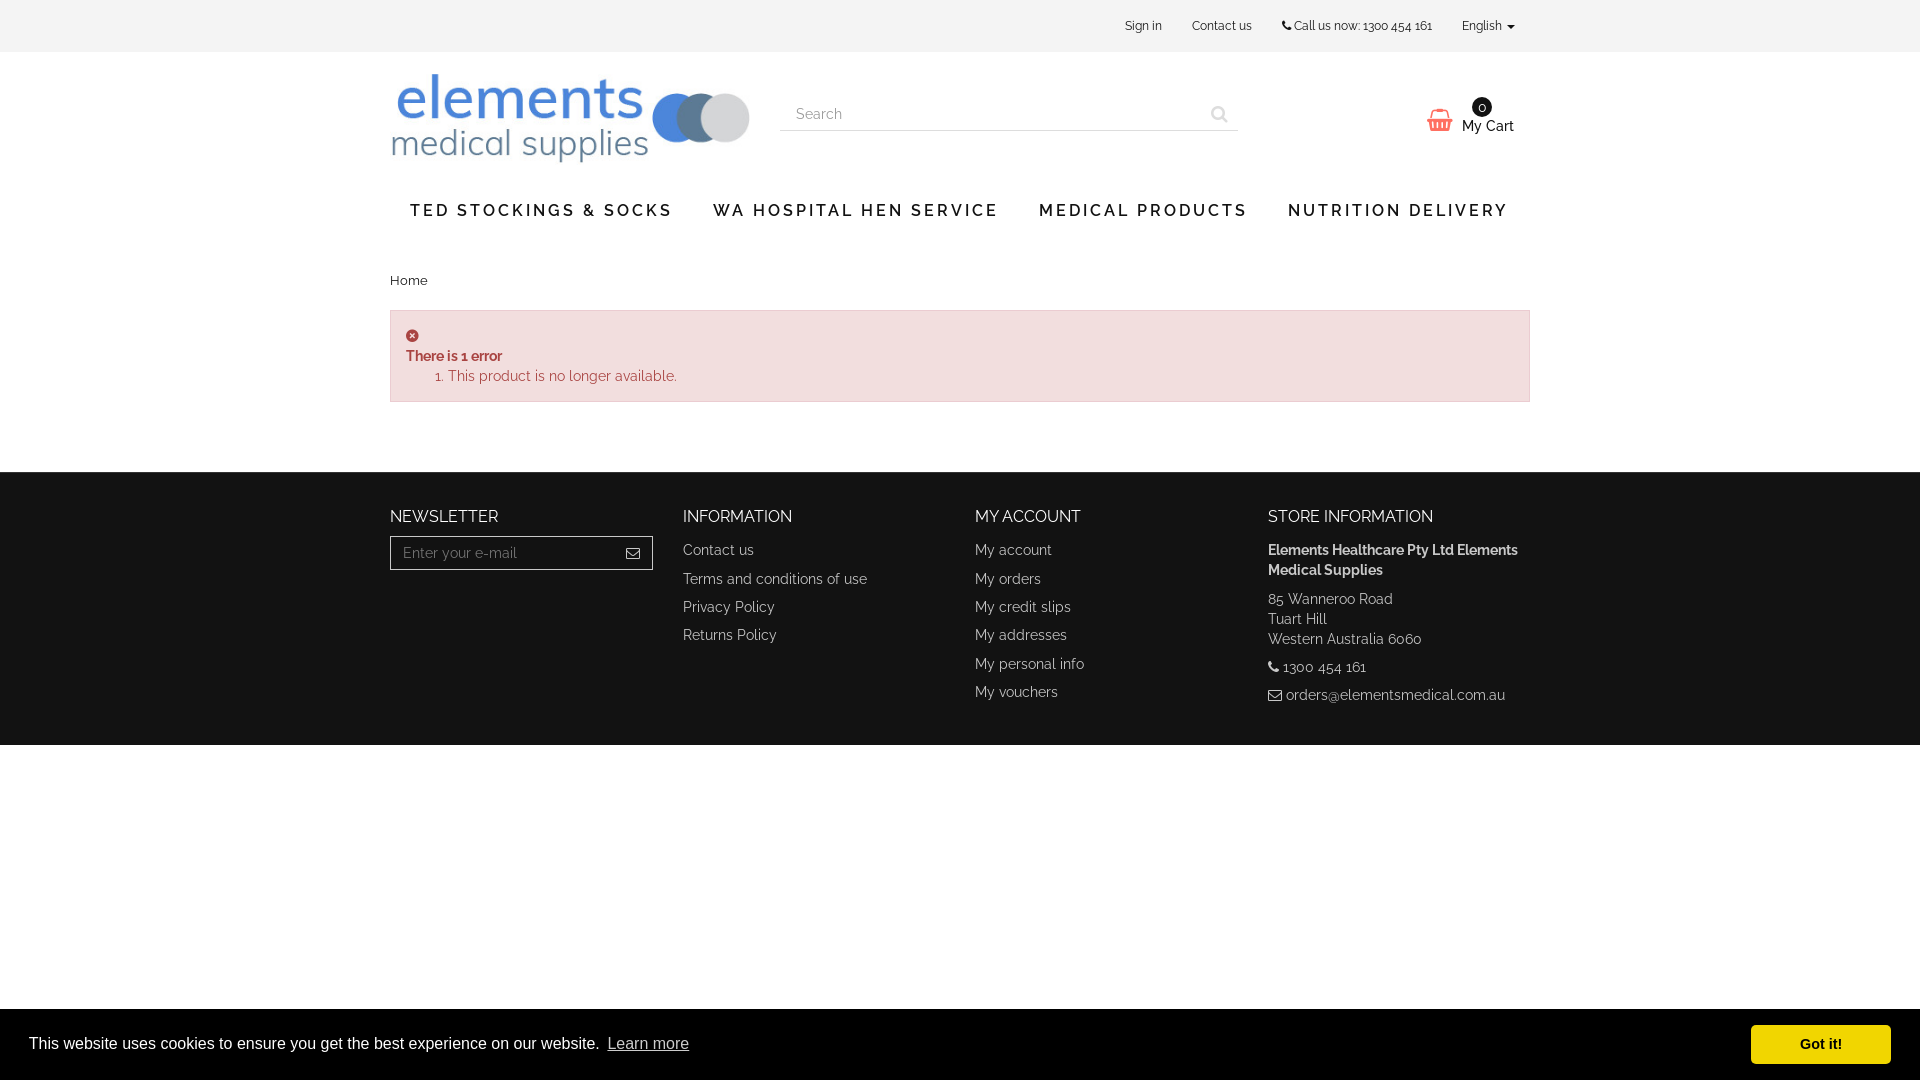 This screenshot has width=1920, height=1080. Describe the element at coordinates (1397, 211) in the screenshot. I see `'NUTRITION DELIVERY'` at that location.